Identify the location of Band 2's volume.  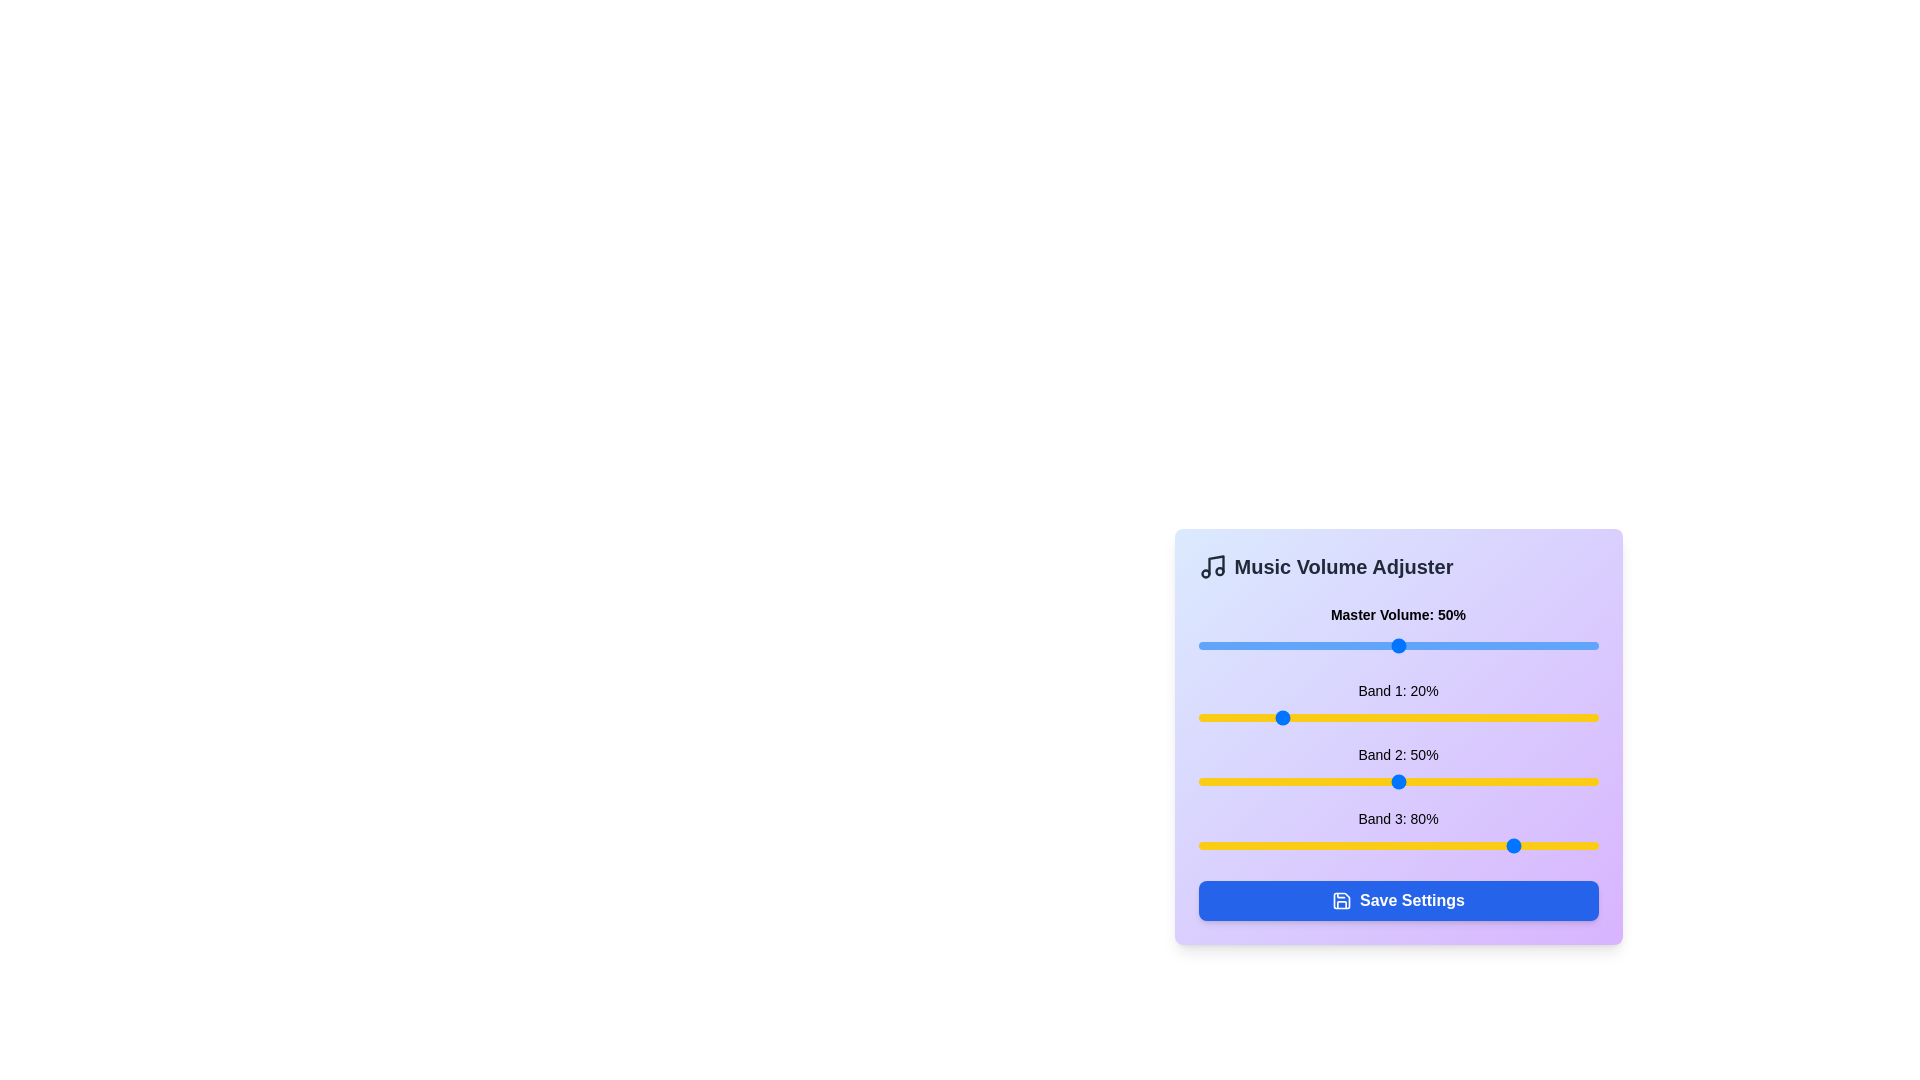
(1561, 781).